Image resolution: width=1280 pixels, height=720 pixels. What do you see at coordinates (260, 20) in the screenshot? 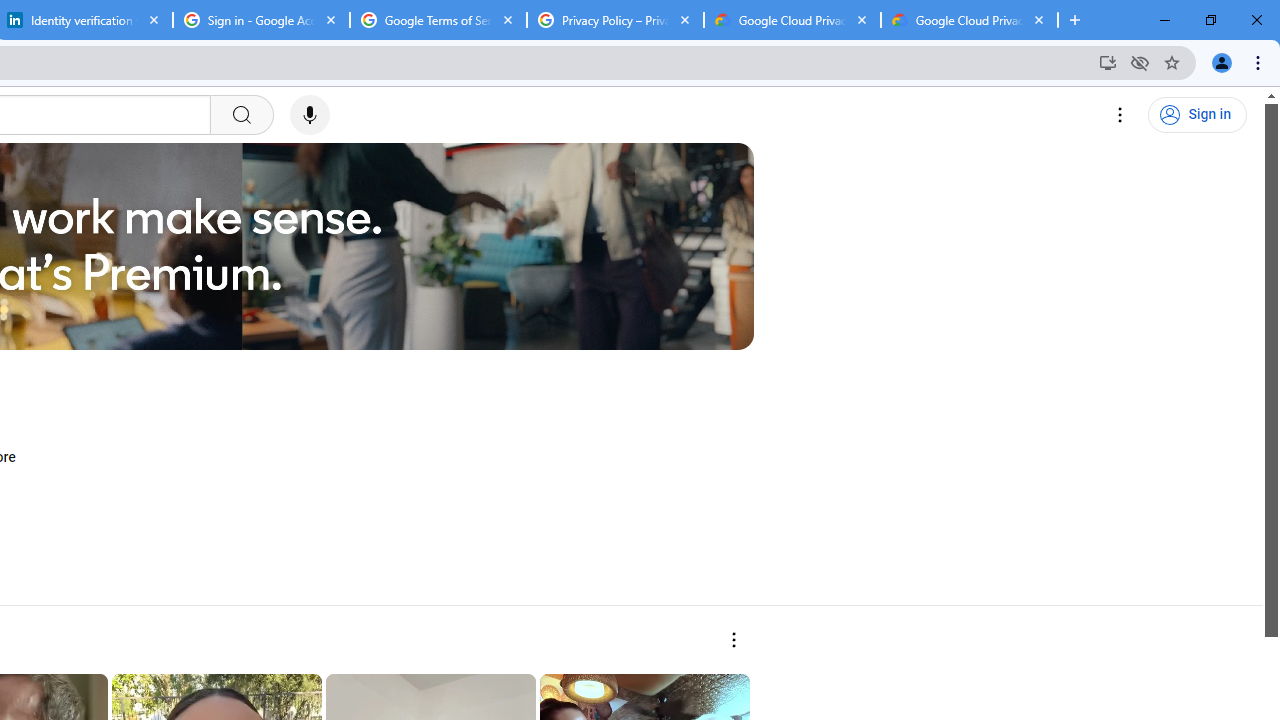
I see `'Sign in - Google Accounts'` at bounding box center [260, 20].